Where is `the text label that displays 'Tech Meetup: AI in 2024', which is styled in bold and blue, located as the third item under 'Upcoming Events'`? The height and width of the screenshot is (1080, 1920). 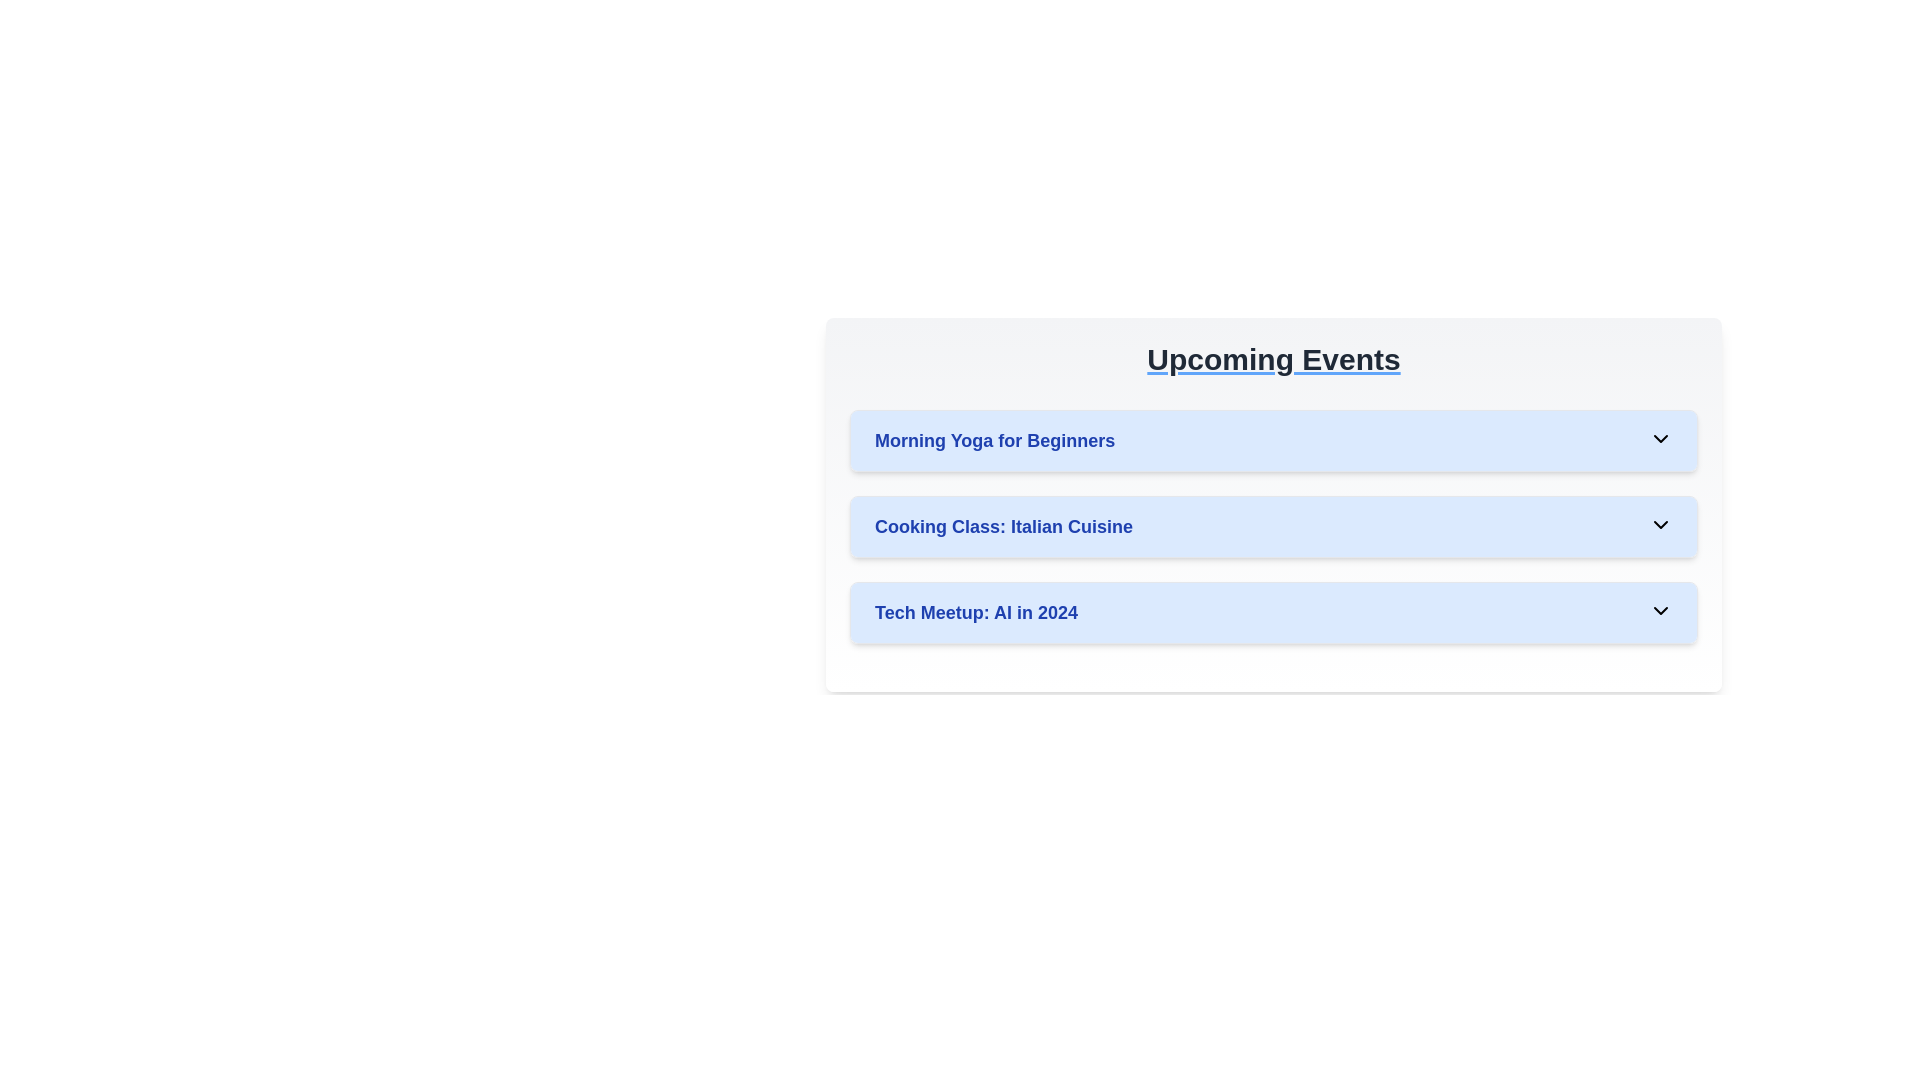 the text label that displays 'Tech Meetup: AI in 2024', which is styled in bold and blue, located as the third item under 'Upcoming Events' is located at coordinates (976, 612).